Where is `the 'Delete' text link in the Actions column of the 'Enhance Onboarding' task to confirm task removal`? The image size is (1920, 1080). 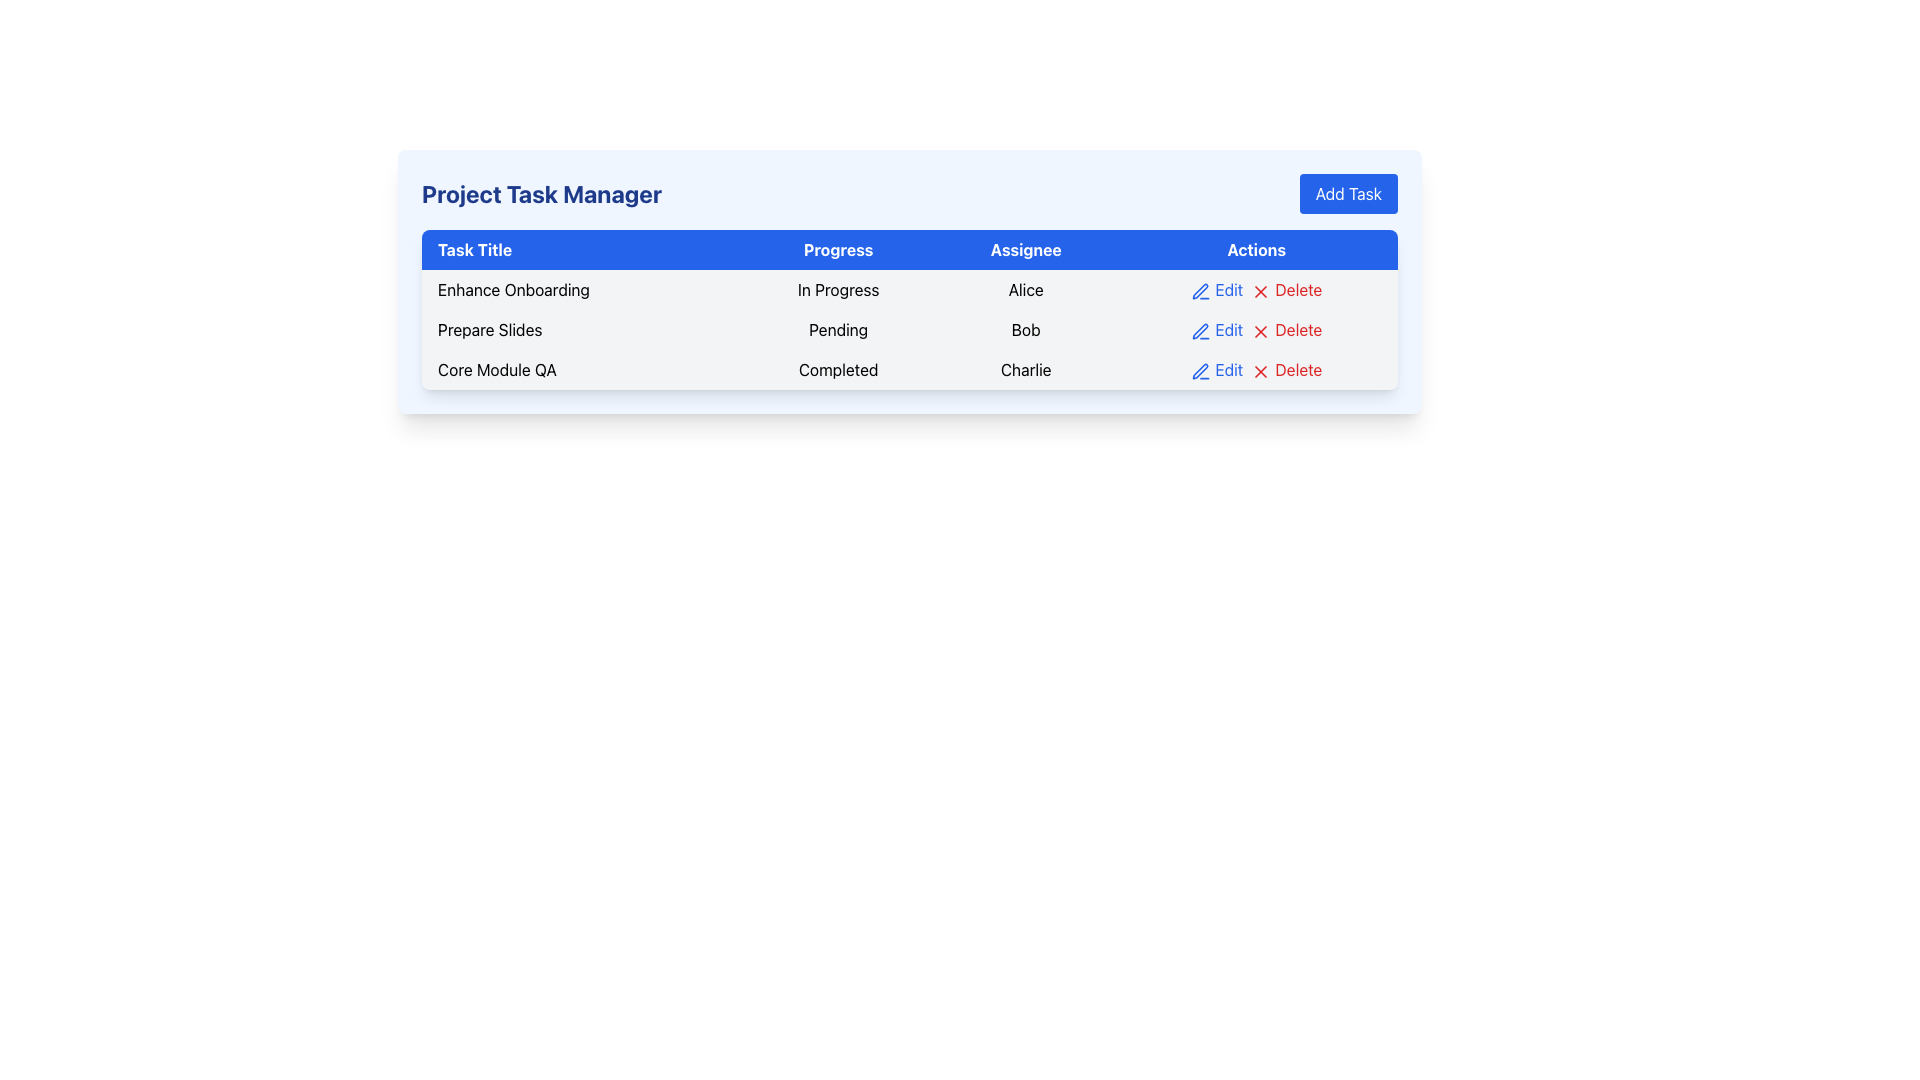 the 'Delete' text link in the Actions column of the 'Enhance Onboarding' task to confirm task removal is located at coordinates (1255, 289).